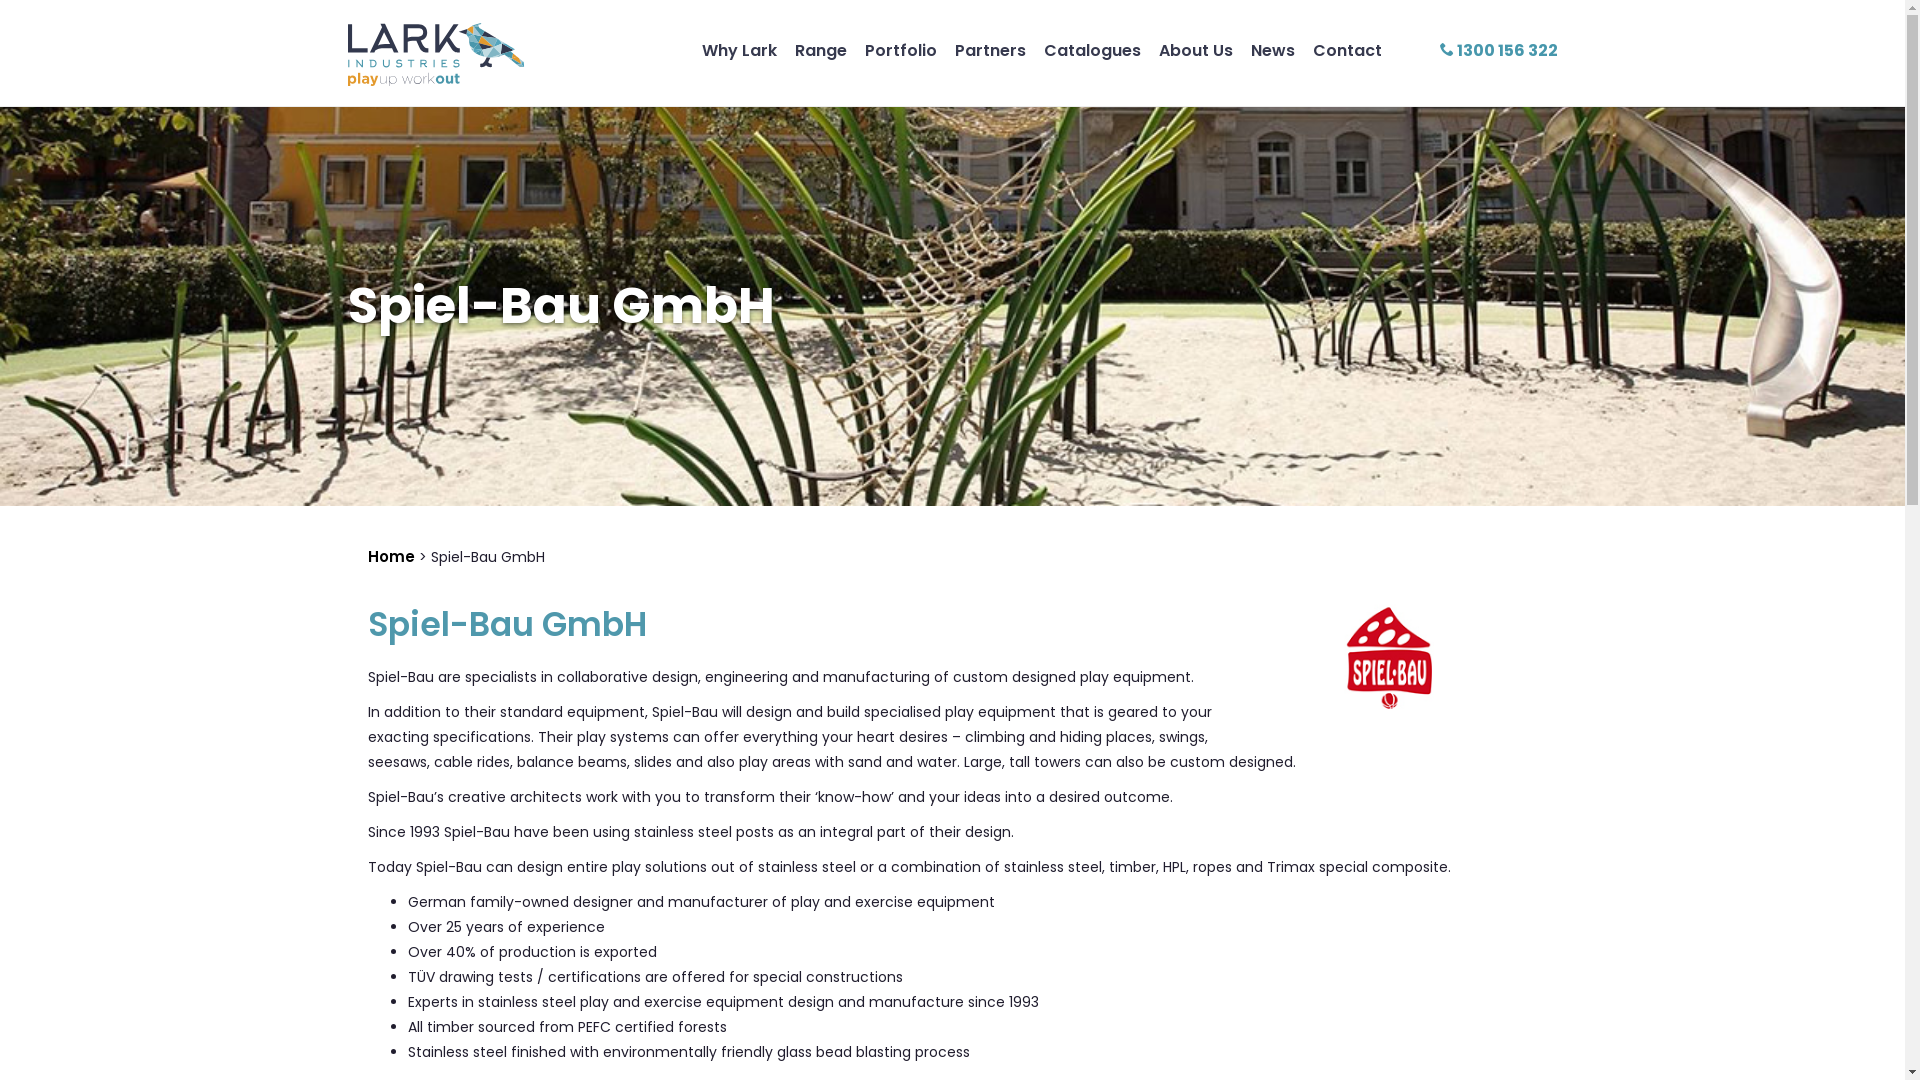 Image resolution: width=1920 pixels, height=1080 pixels. Describe the element at coordinates (820, 49) in the screenshot. I see `'Range'` at that location.